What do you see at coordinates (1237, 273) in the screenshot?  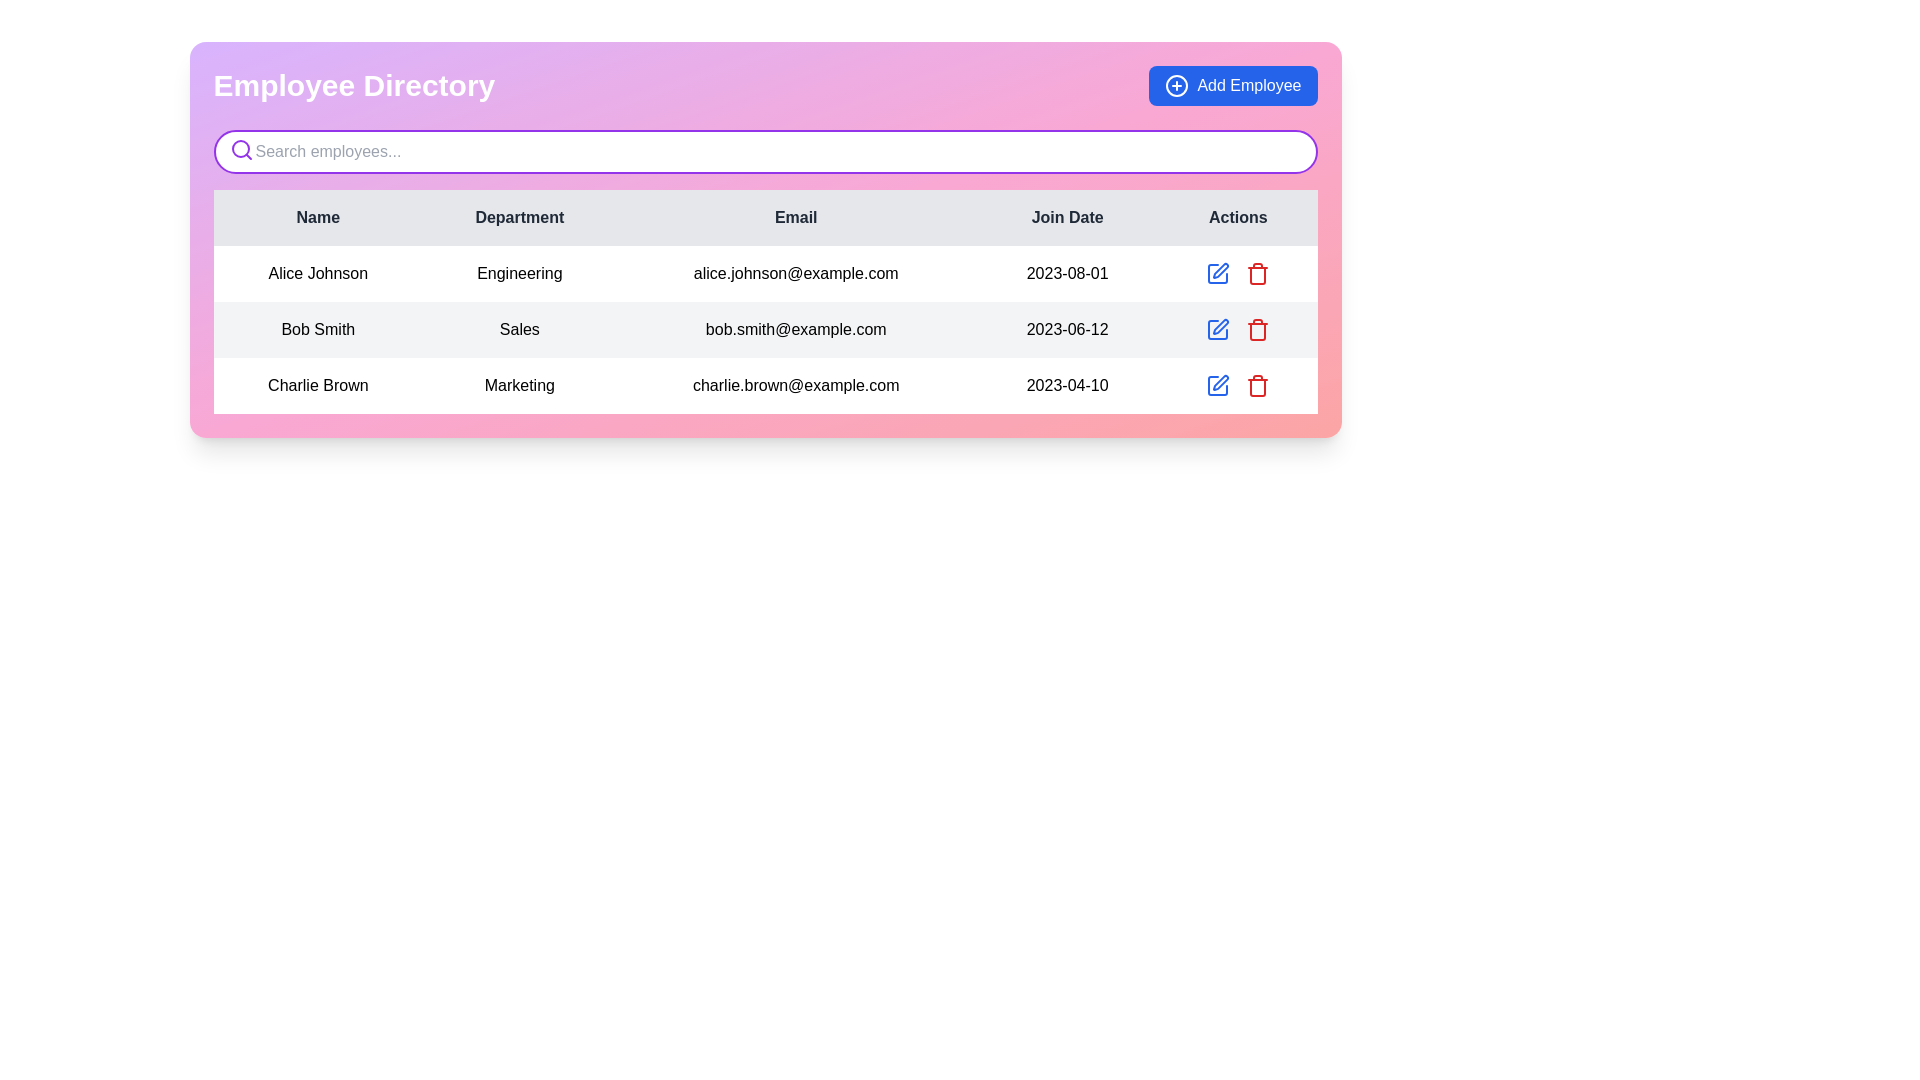 I see `the delete icon located in the last cell of the row corresponding to 'Alice Johnson' in the 'Actions' column of the table to initiate the delete process` at bounding box center [1237, 273].